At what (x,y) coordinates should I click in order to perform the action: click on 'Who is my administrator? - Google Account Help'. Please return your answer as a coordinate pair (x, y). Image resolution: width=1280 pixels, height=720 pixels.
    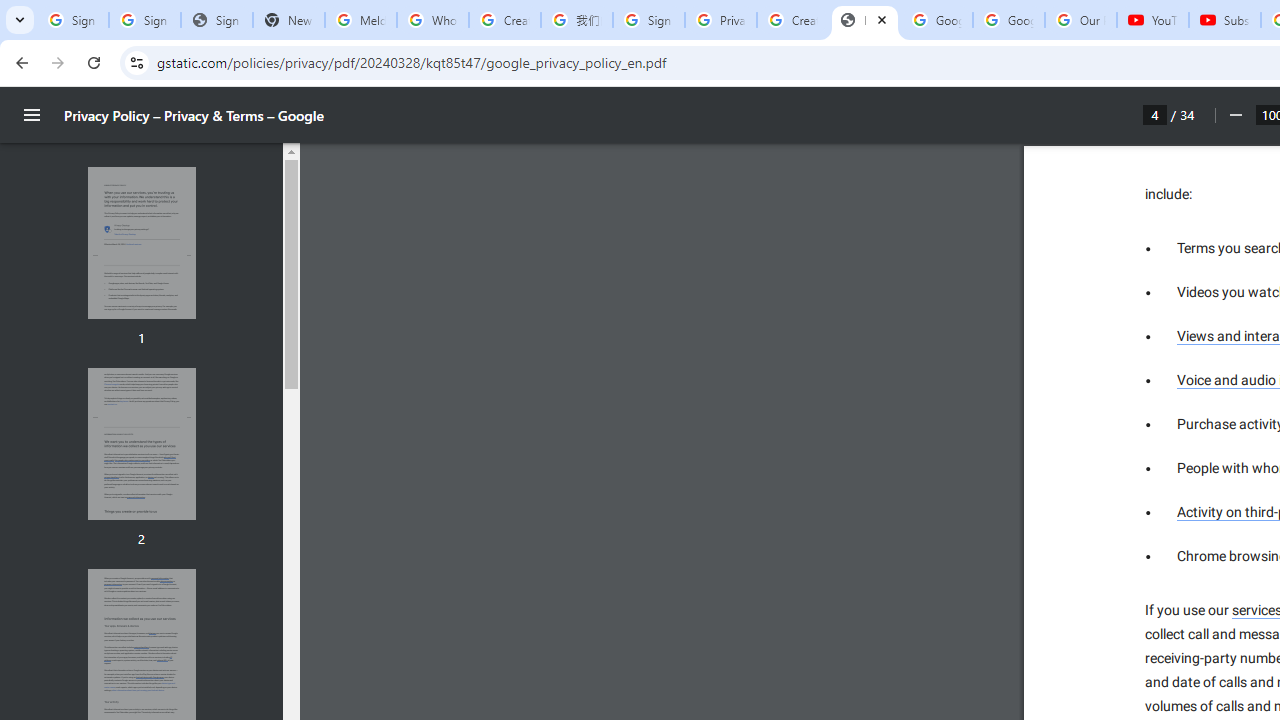
    Looking at the image, I should click on (431, 20).